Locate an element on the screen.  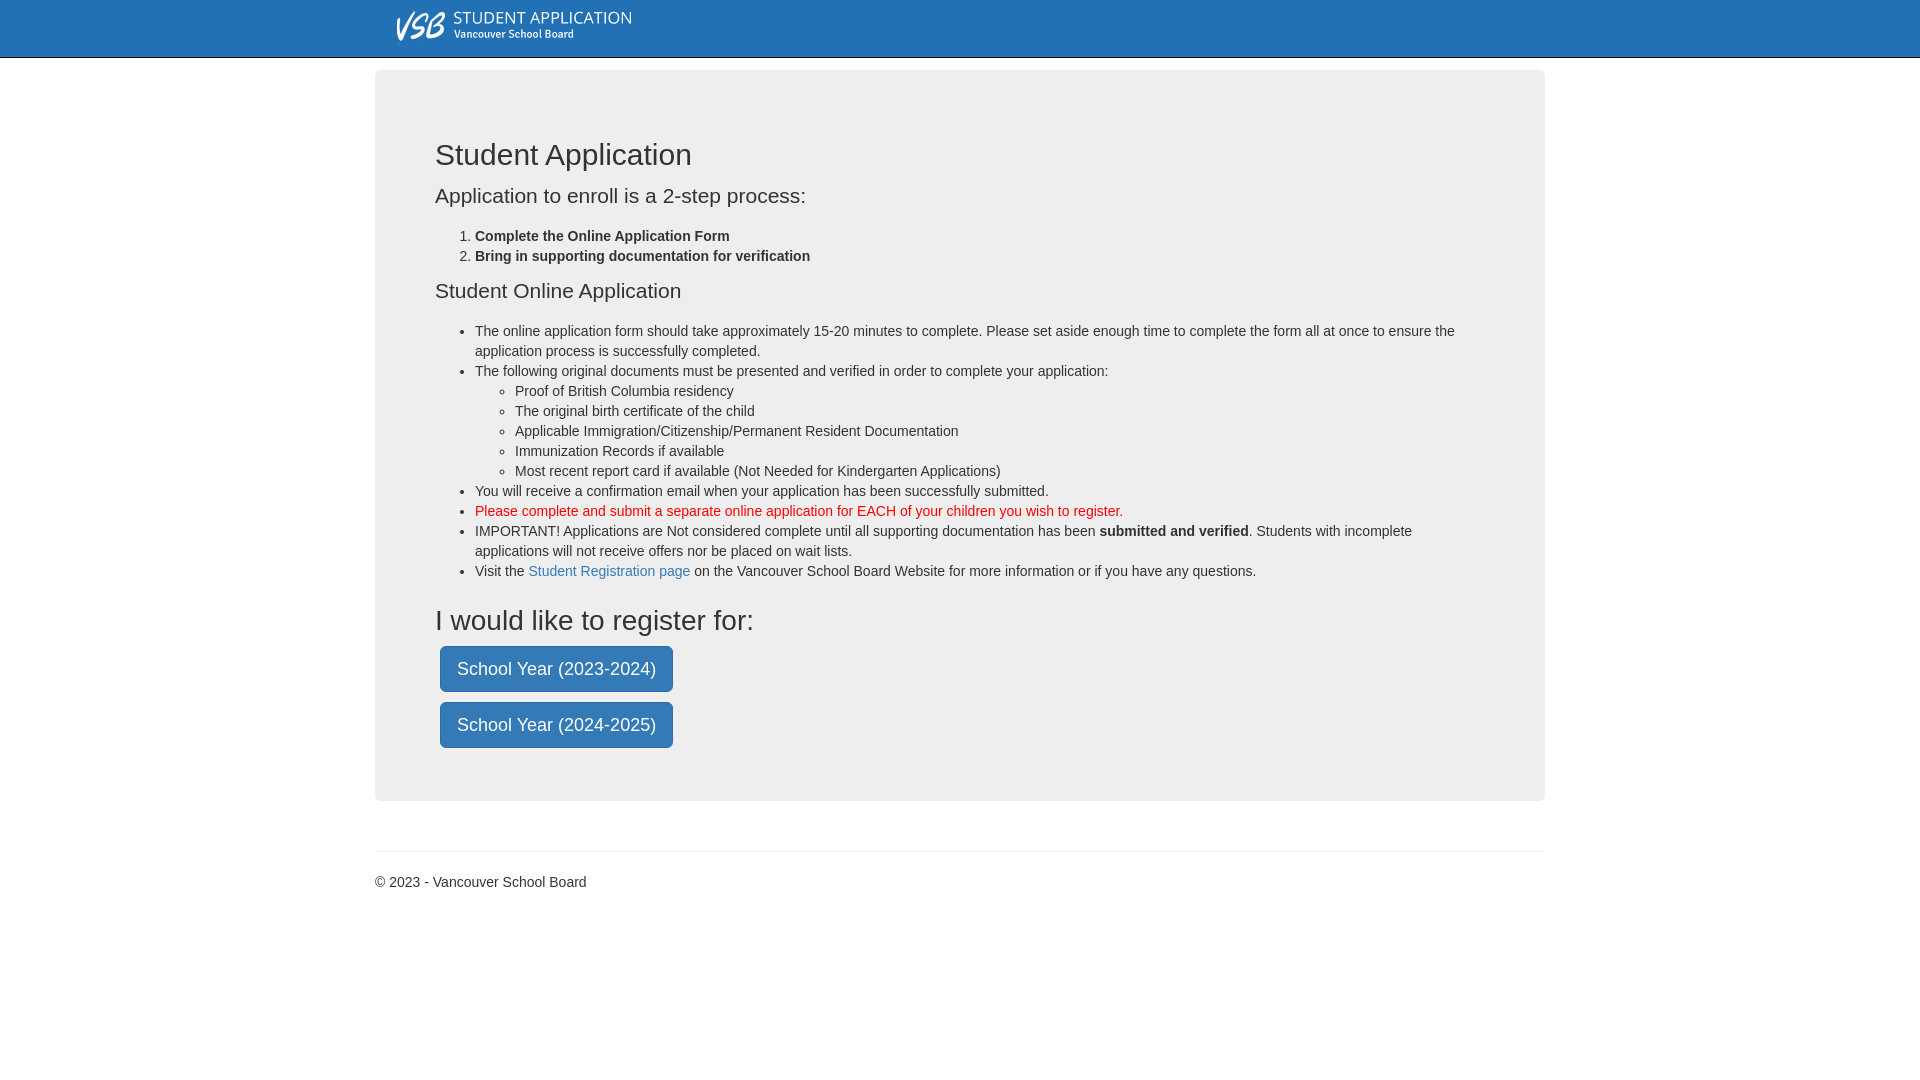
'Student Registration page' is located at coordinates (608, 570).